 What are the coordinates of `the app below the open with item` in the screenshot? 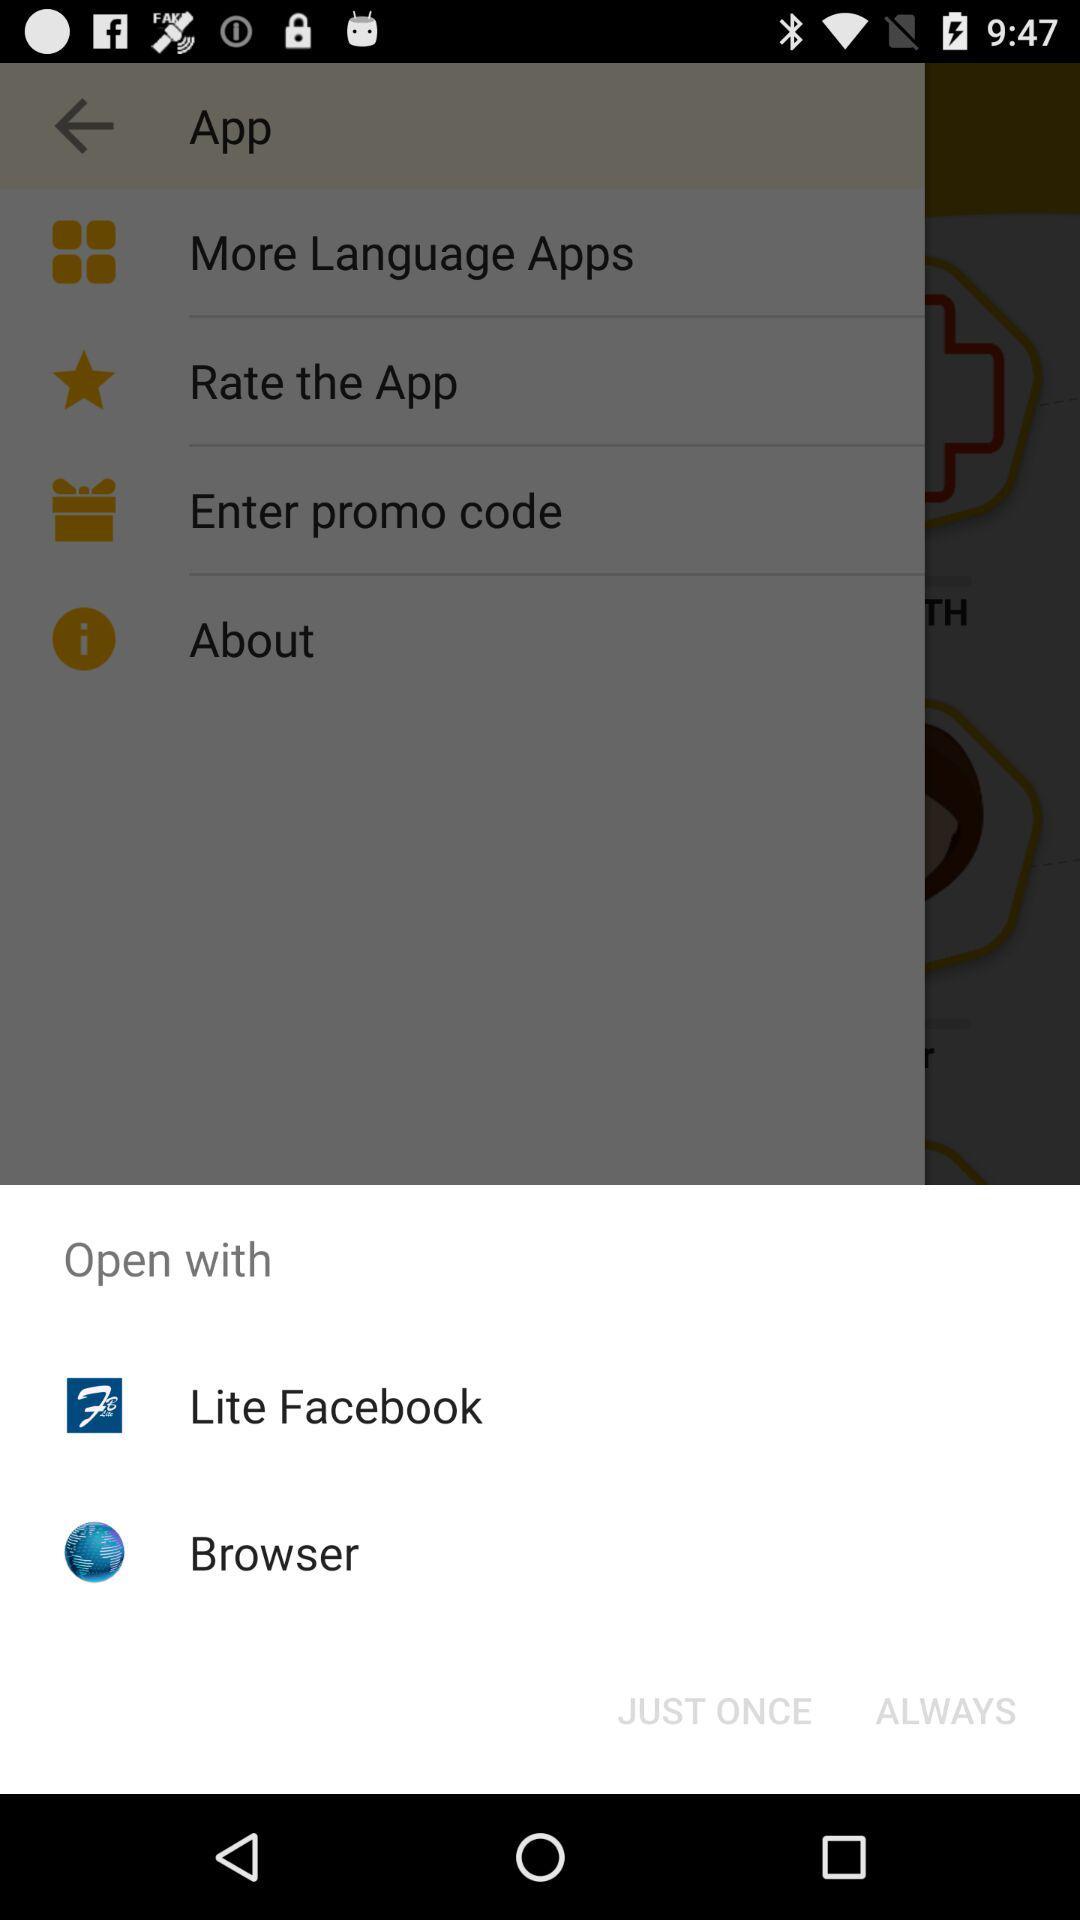 It's located at (945, 1708).